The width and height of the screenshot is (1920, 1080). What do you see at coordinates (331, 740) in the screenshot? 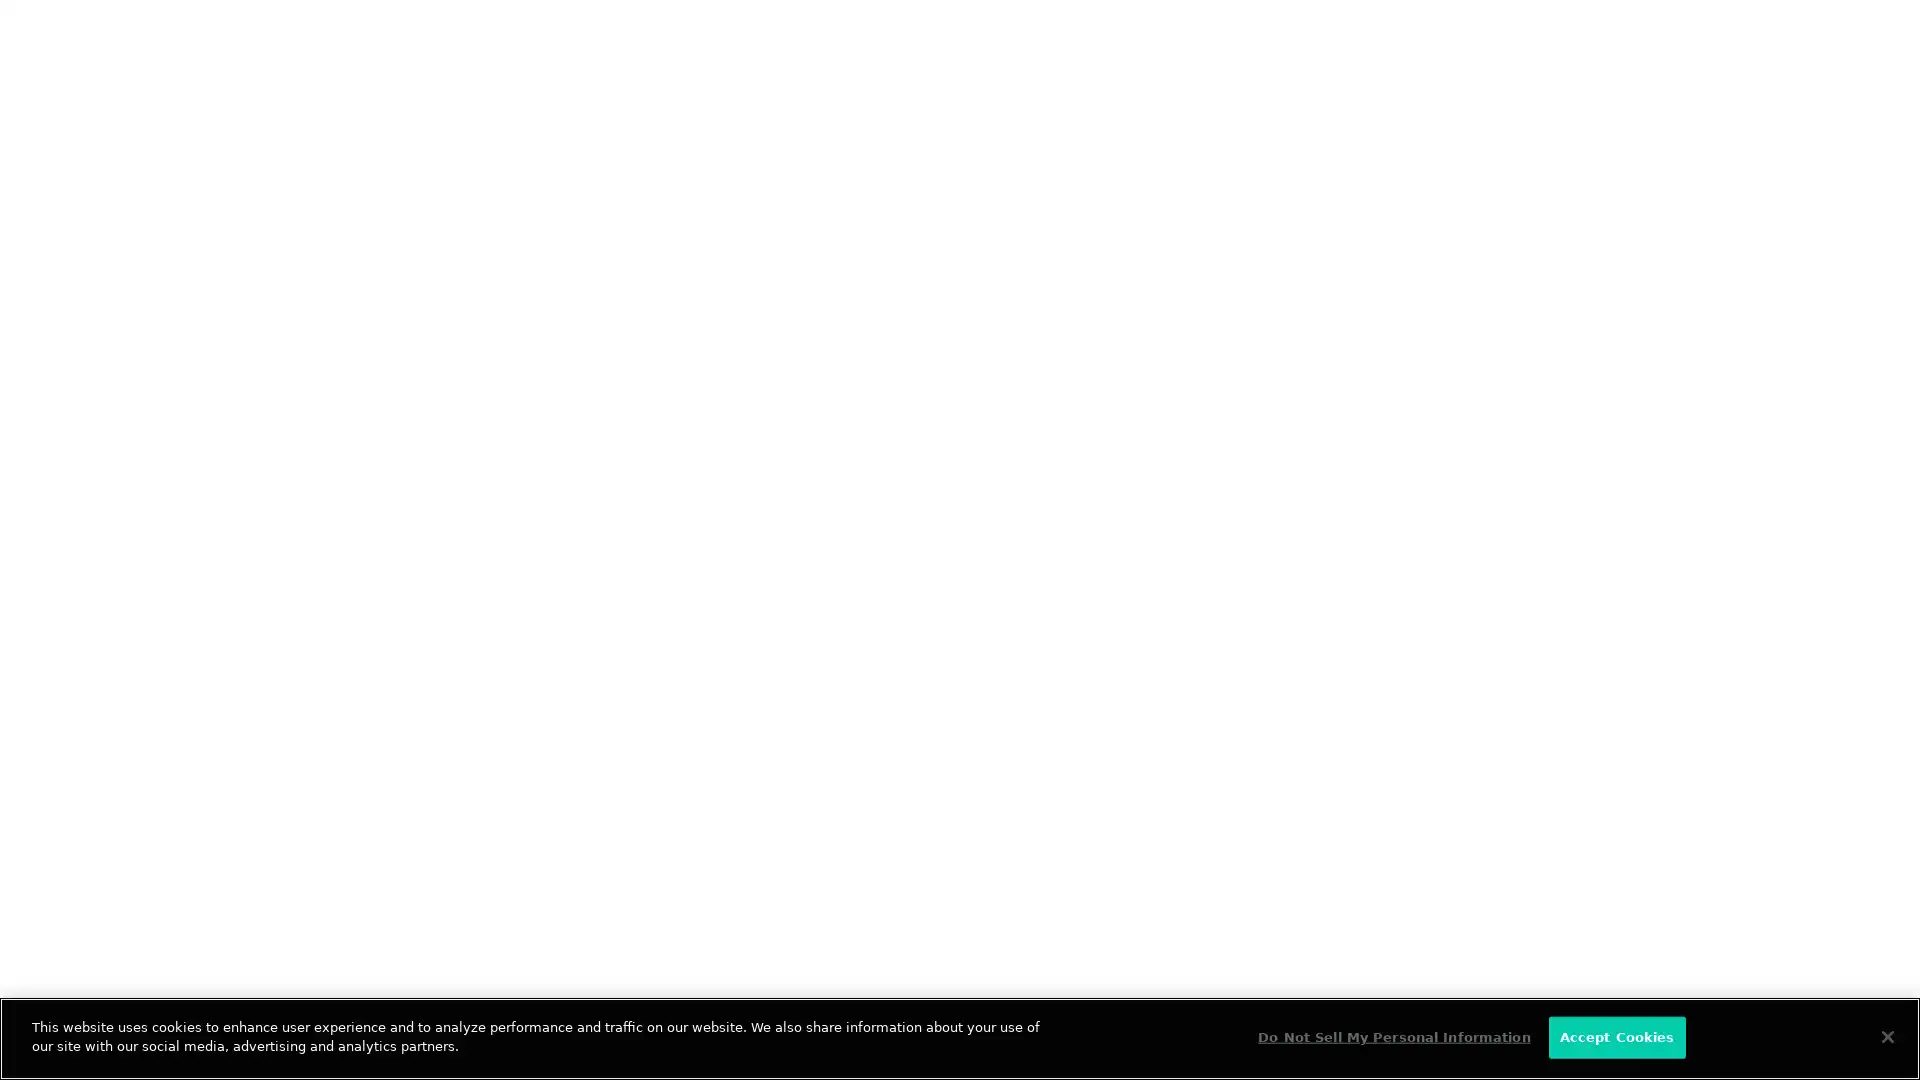
I see `INDIVIDUAL` at bounding box center [331, 740].